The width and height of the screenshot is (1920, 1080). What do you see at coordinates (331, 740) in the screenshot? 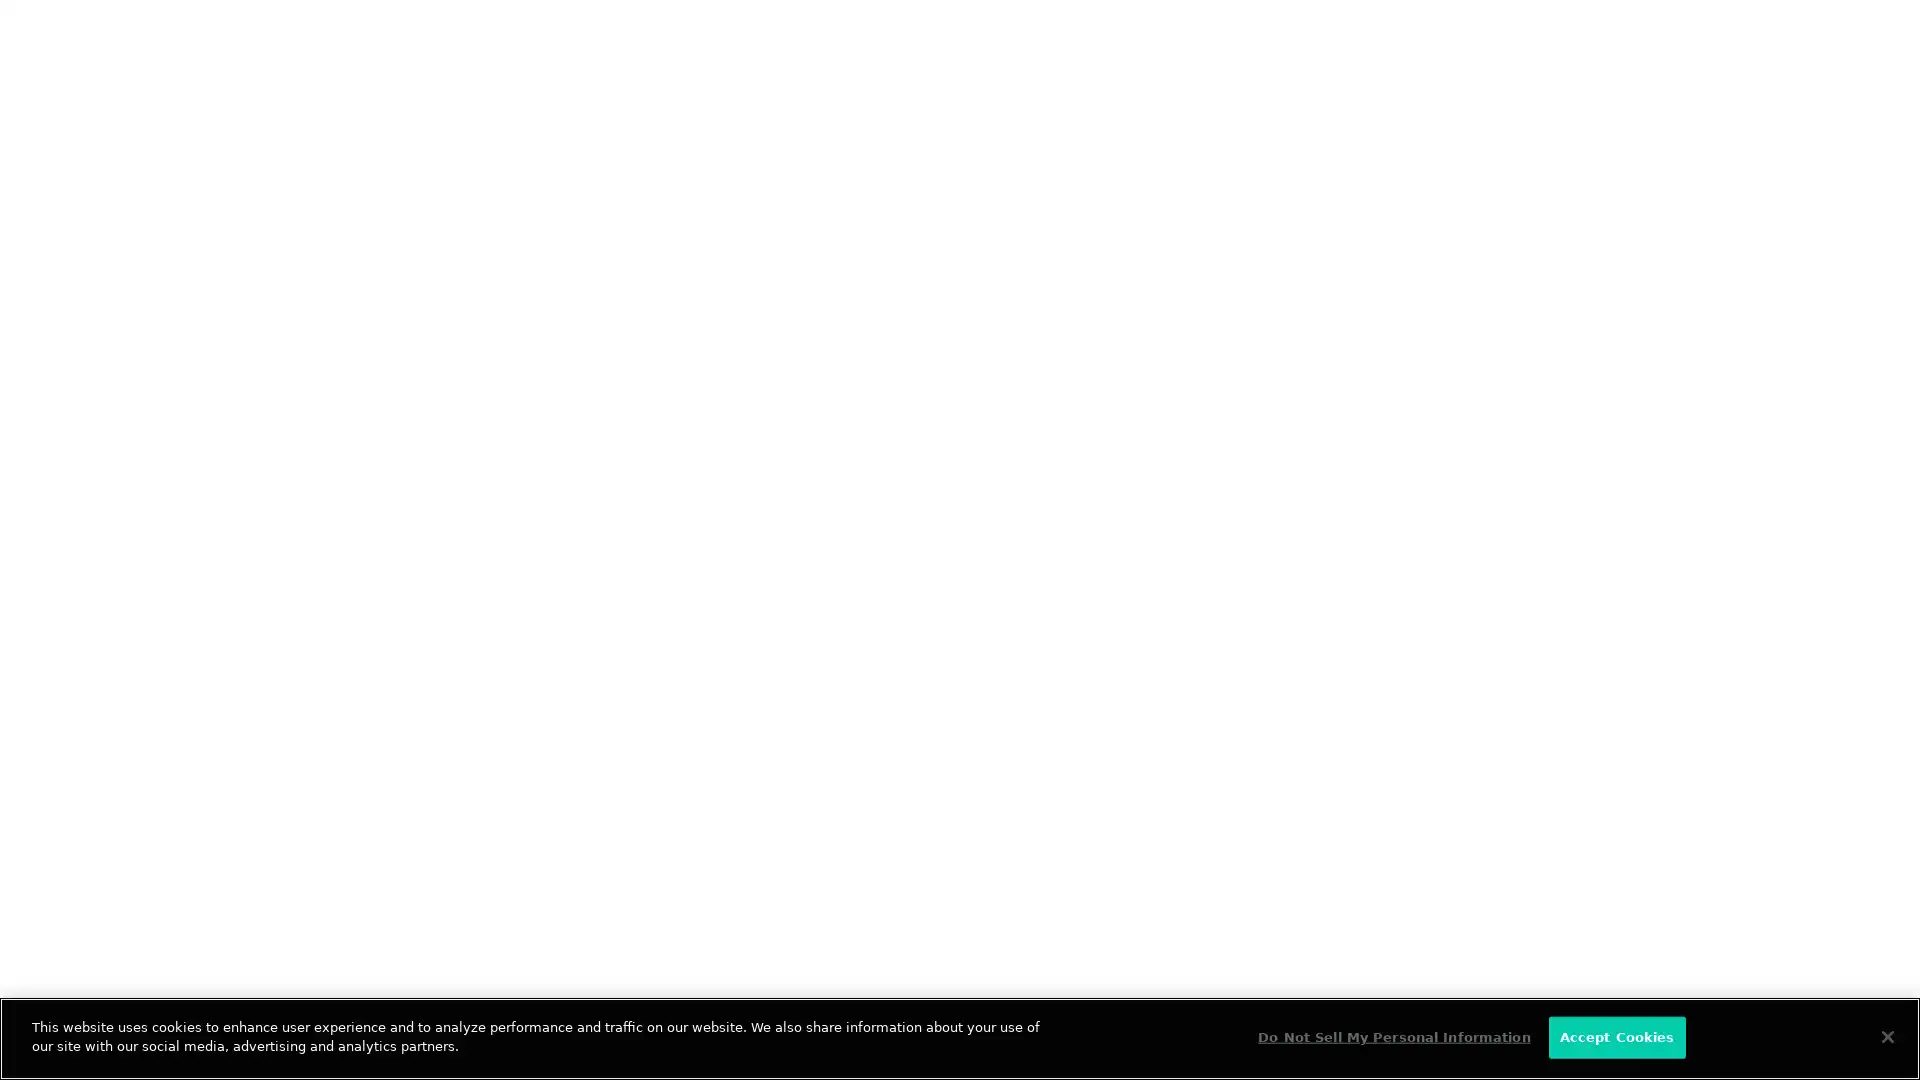
I see `INDIVIDUAL` at bounding box center [331, 740].